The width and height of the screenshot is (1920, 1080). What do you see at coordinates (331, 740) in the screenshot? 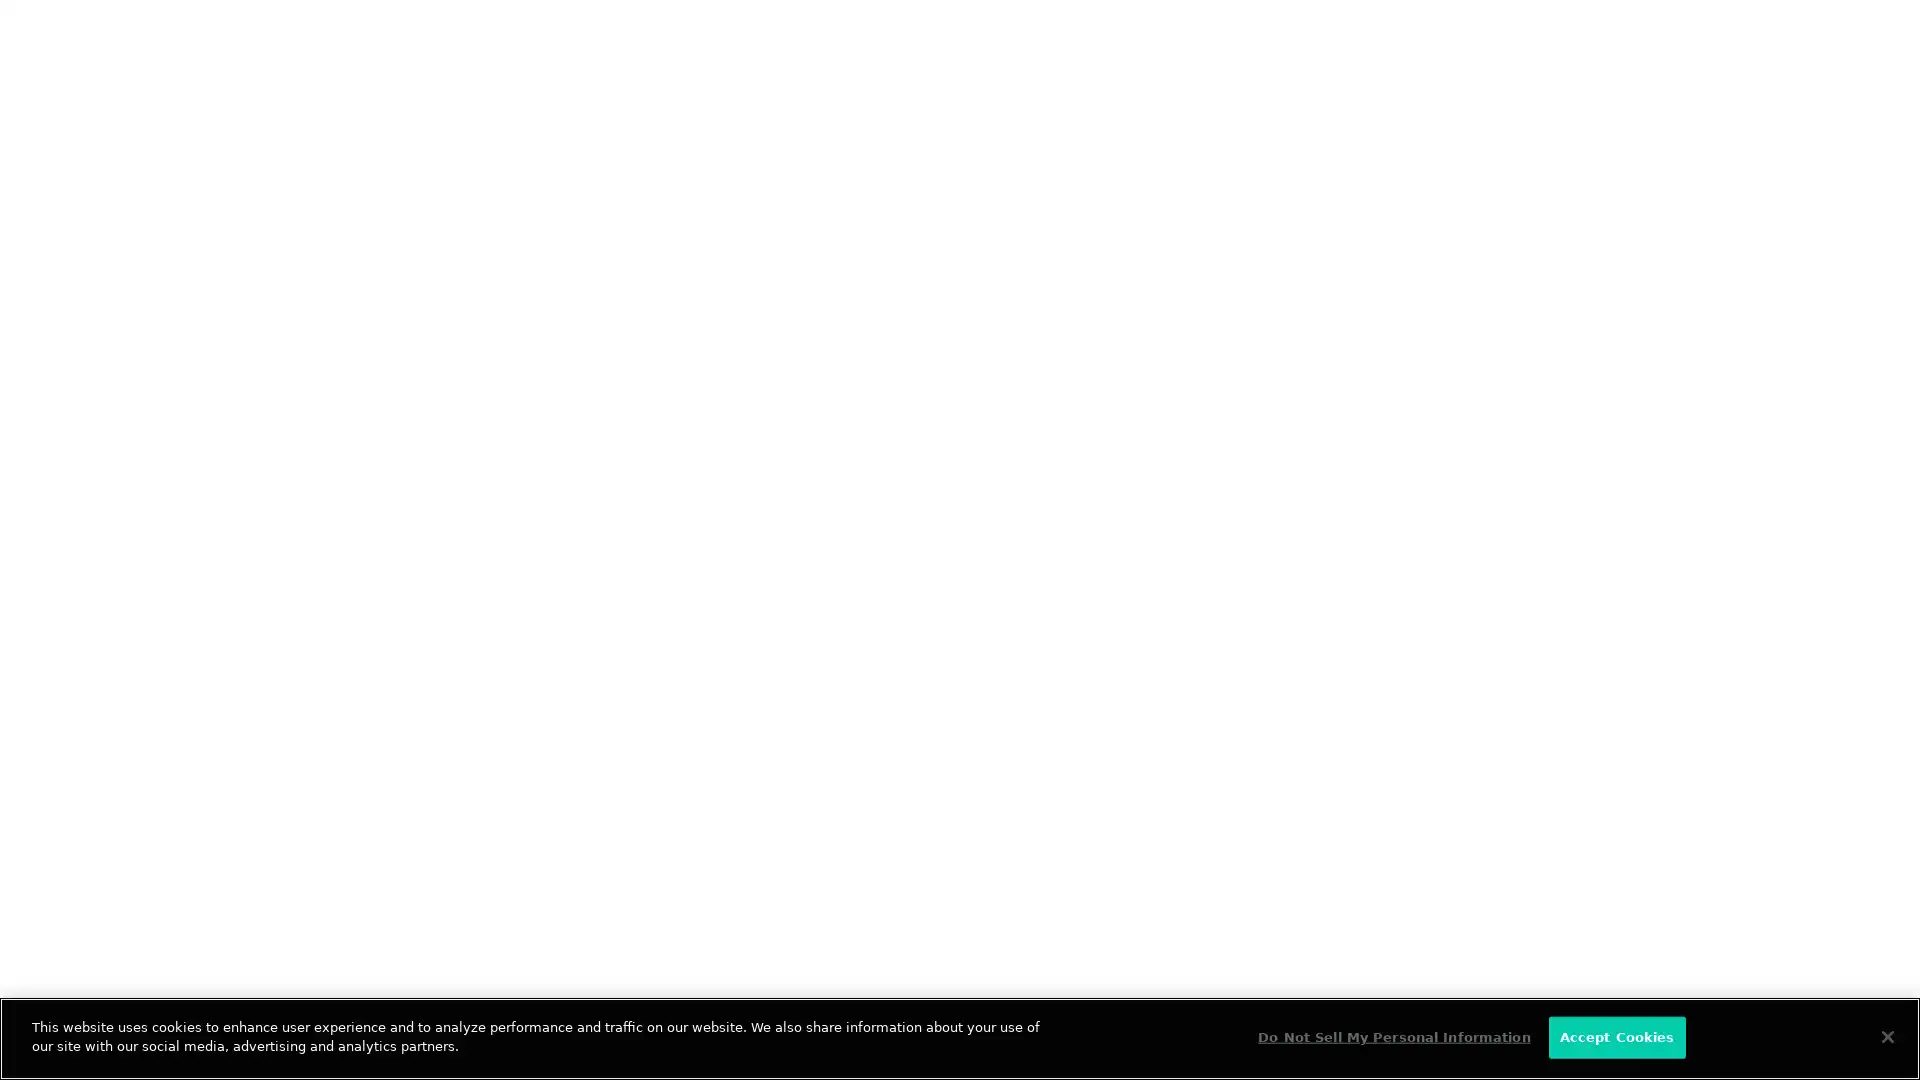
I see `INDIVIDUAL` at bounding box center [331, 740].